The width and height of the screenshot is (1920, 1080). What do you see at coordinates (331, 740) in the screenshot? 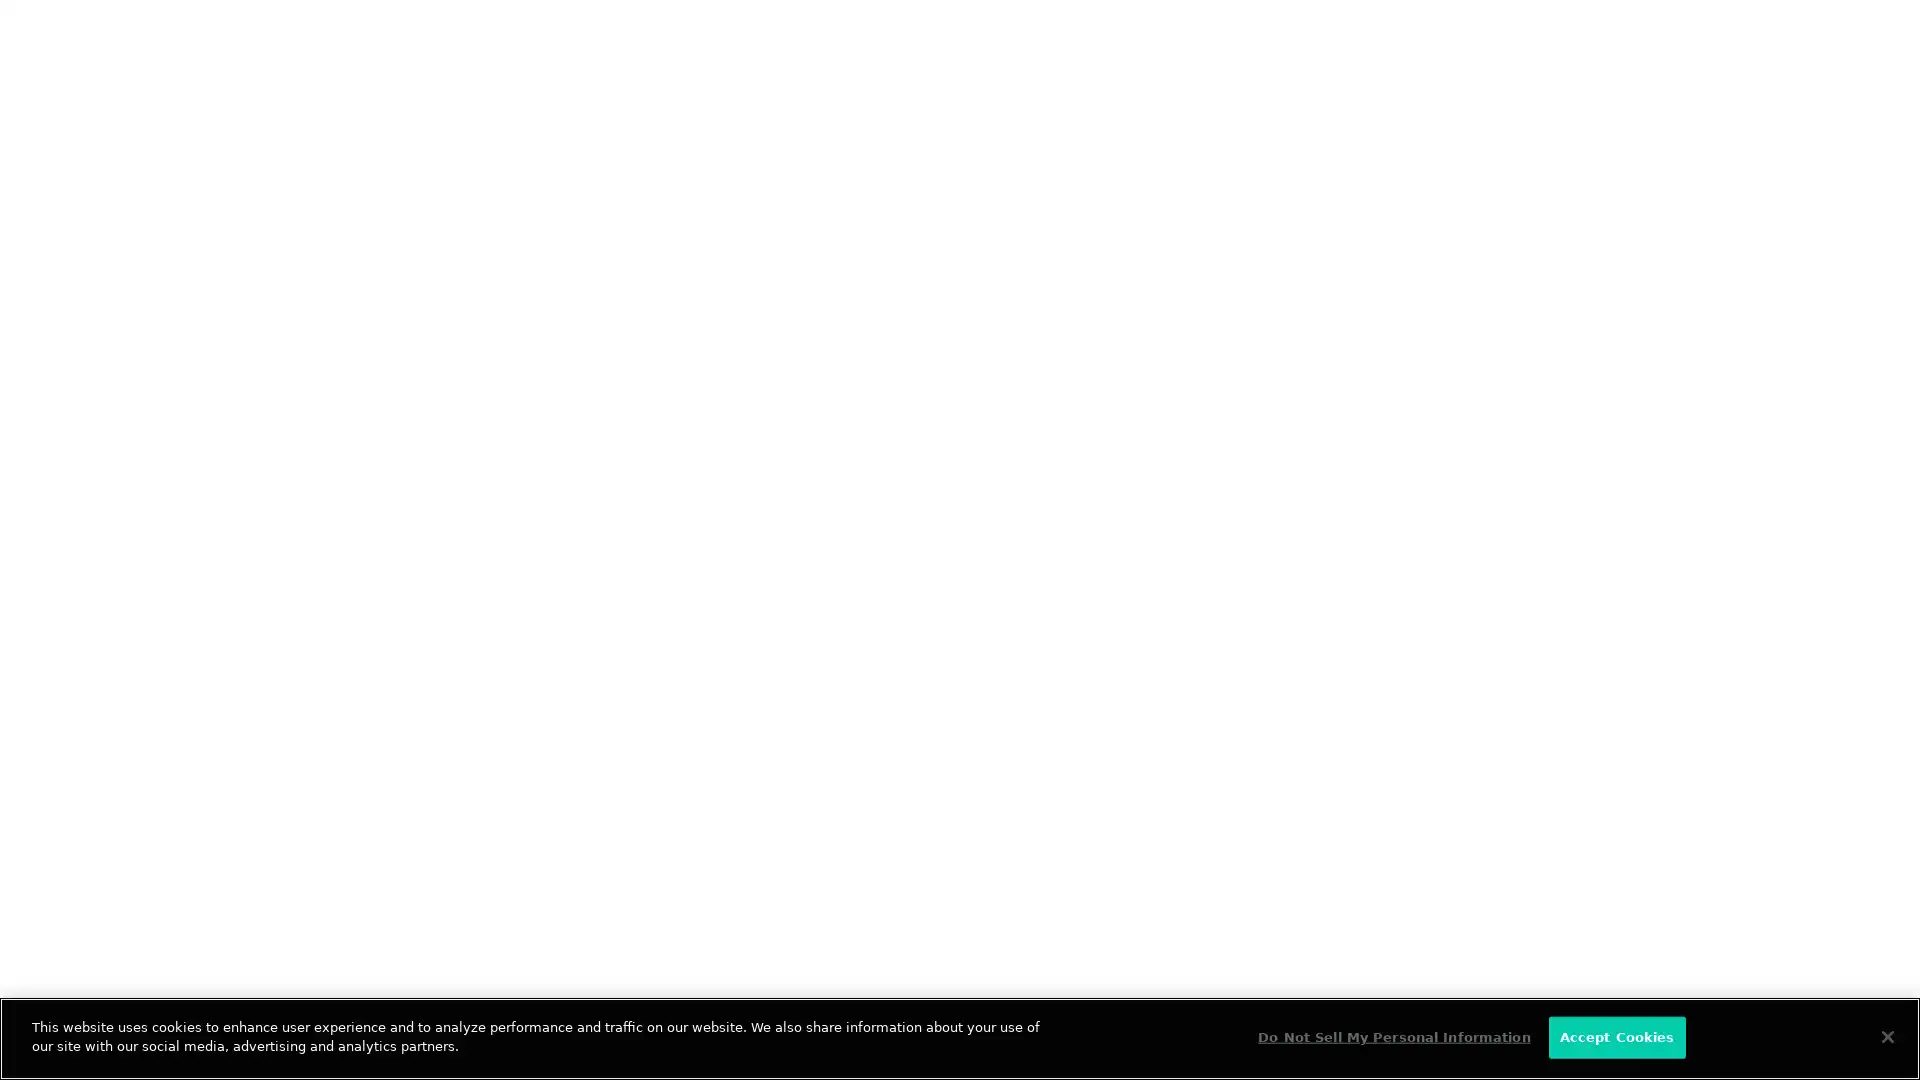
I see `INDIVIDUAL` at bounding box center [331, 740].